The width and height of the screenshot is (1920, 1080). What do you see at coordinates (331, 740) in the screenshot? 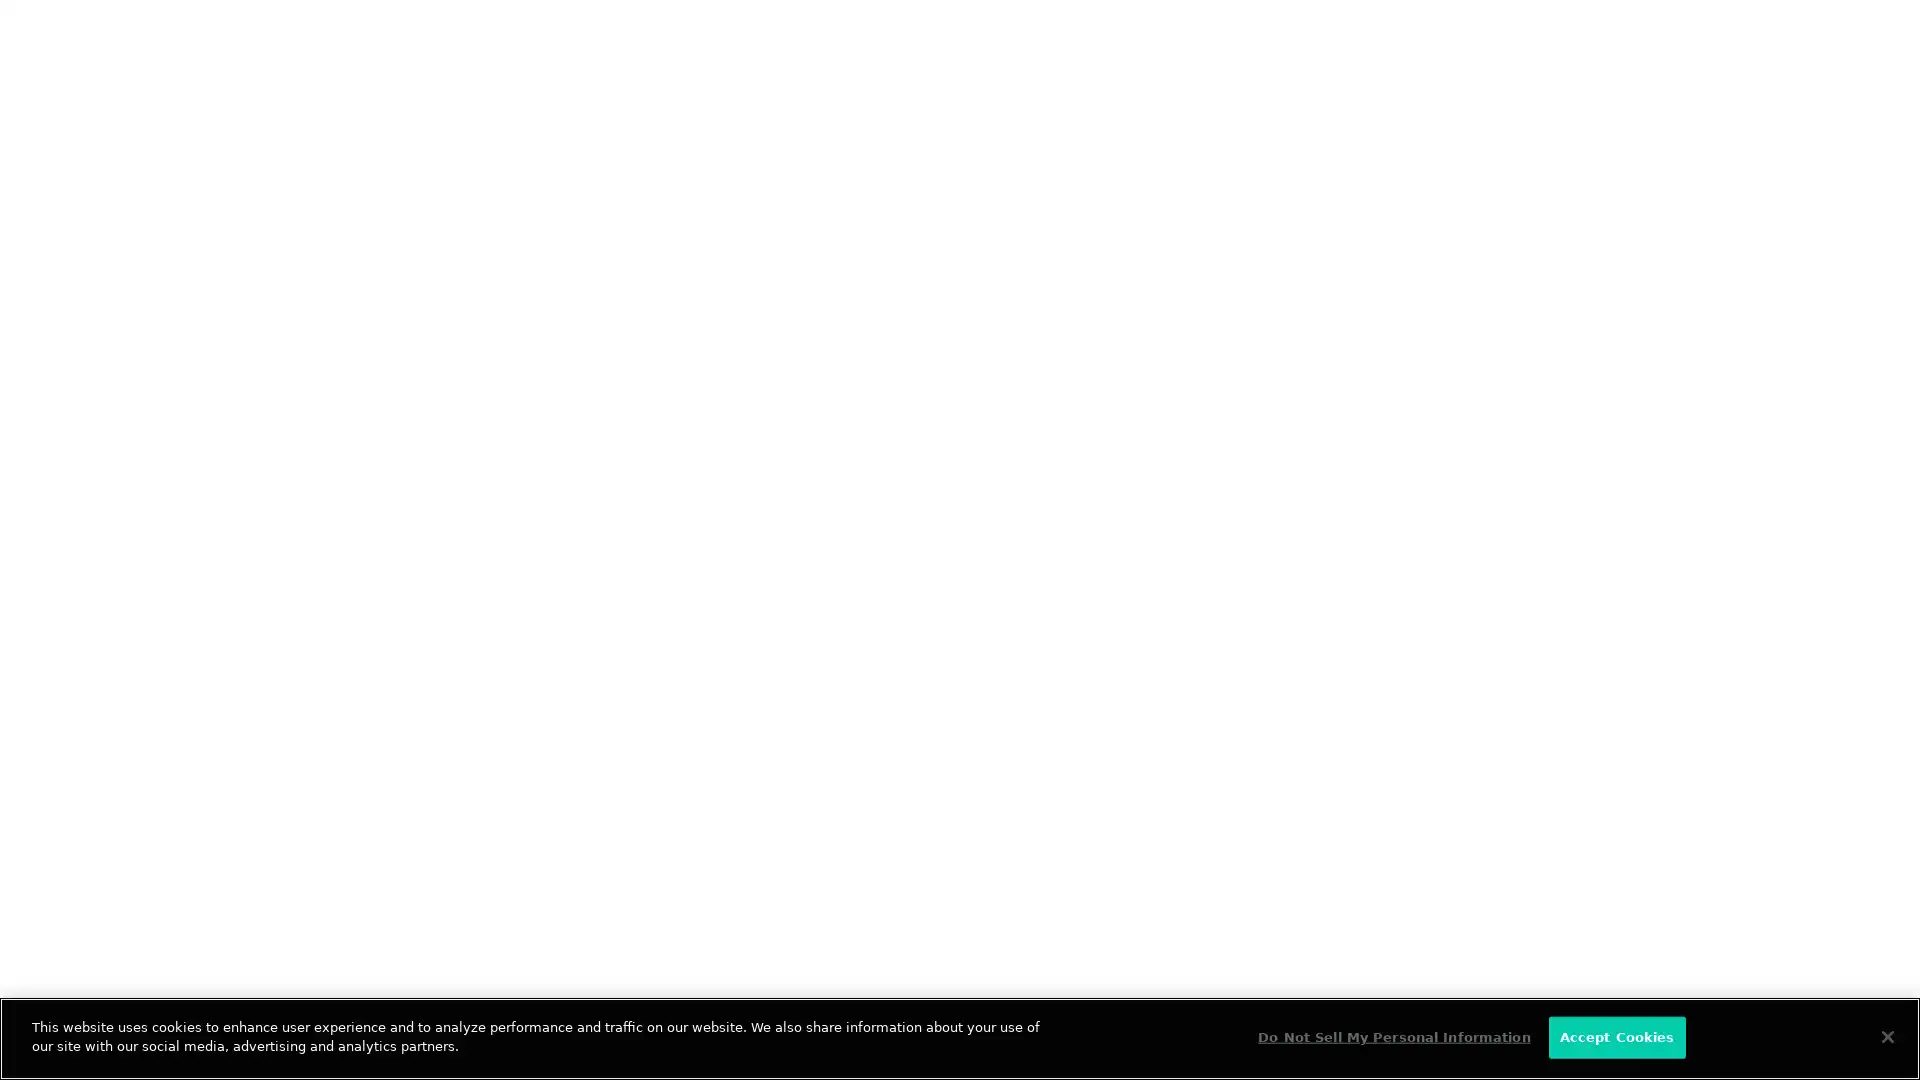
I see `INDIVIDUAL` at bounding box center [331, 740].